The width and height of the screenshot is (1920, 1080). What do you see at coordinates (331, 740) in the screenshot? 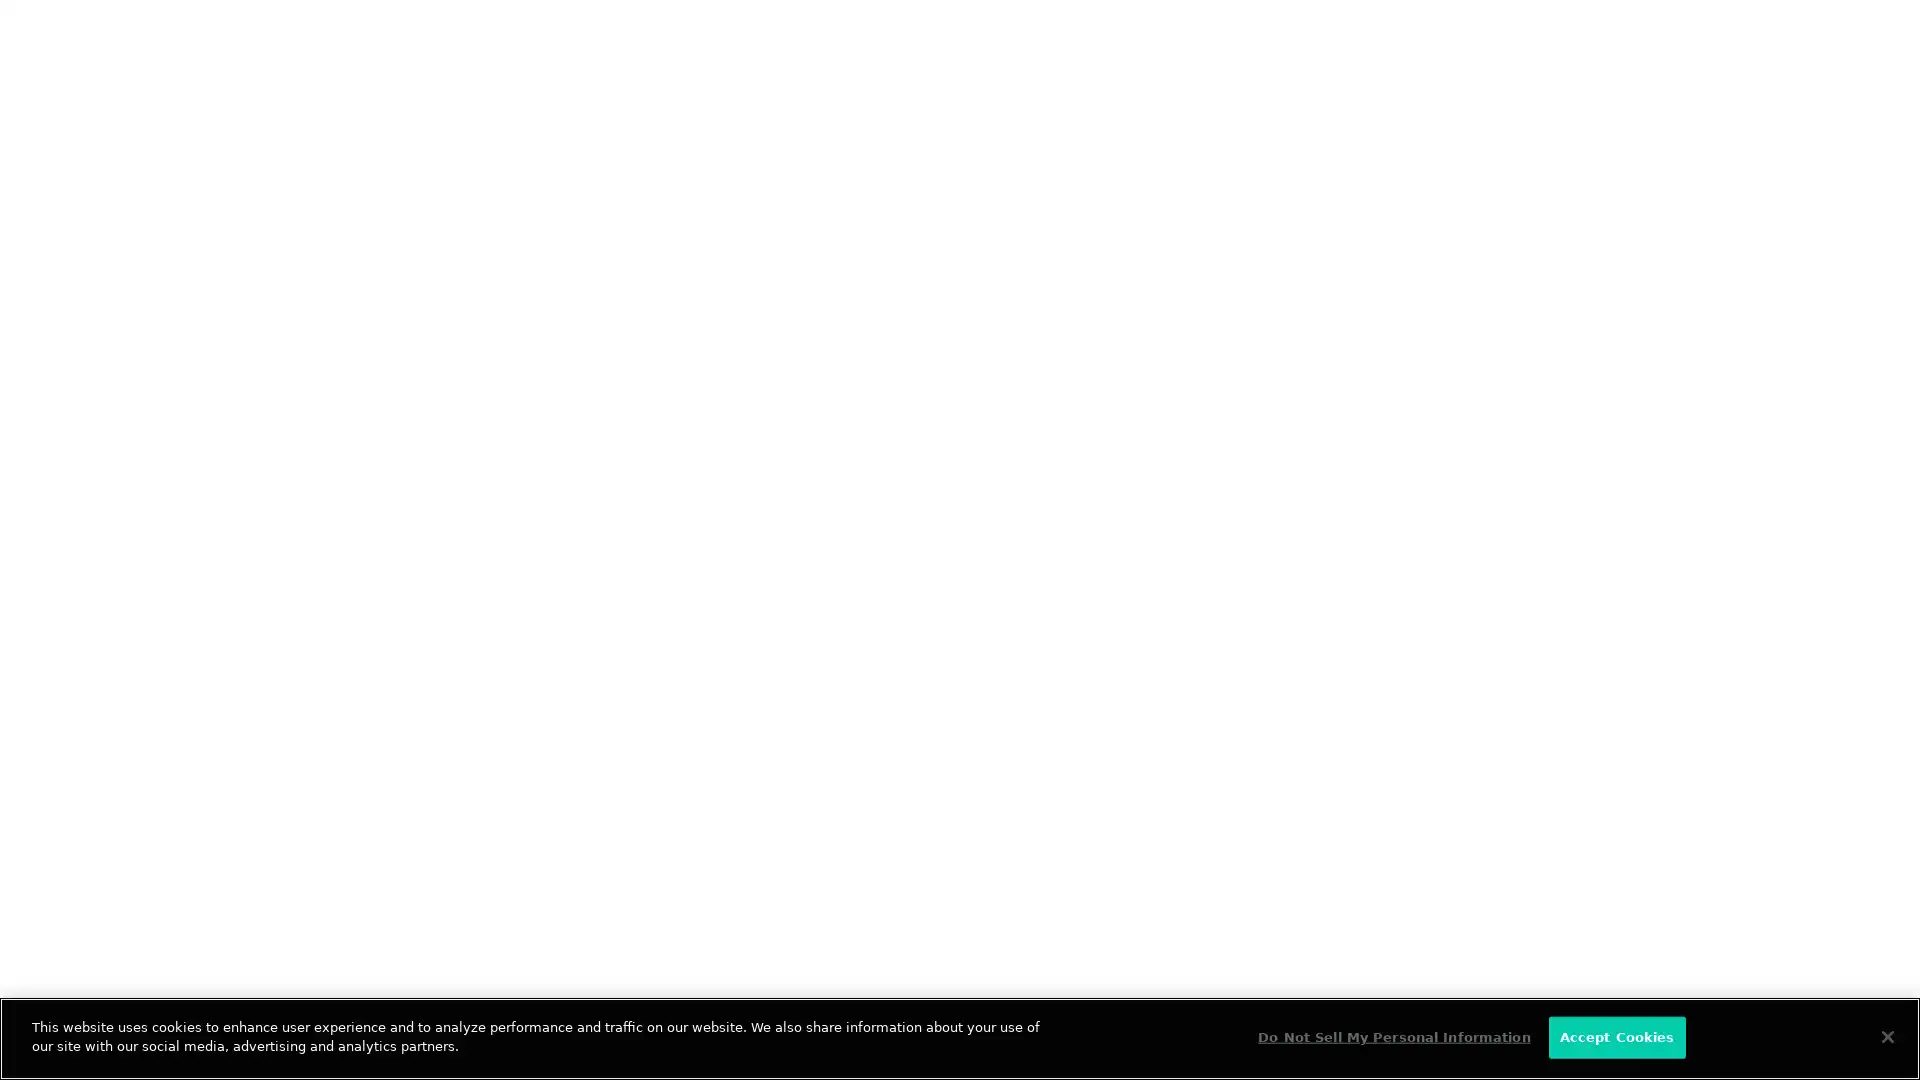
I see `INDIVIDUAL` at bounding box center [331, 740].